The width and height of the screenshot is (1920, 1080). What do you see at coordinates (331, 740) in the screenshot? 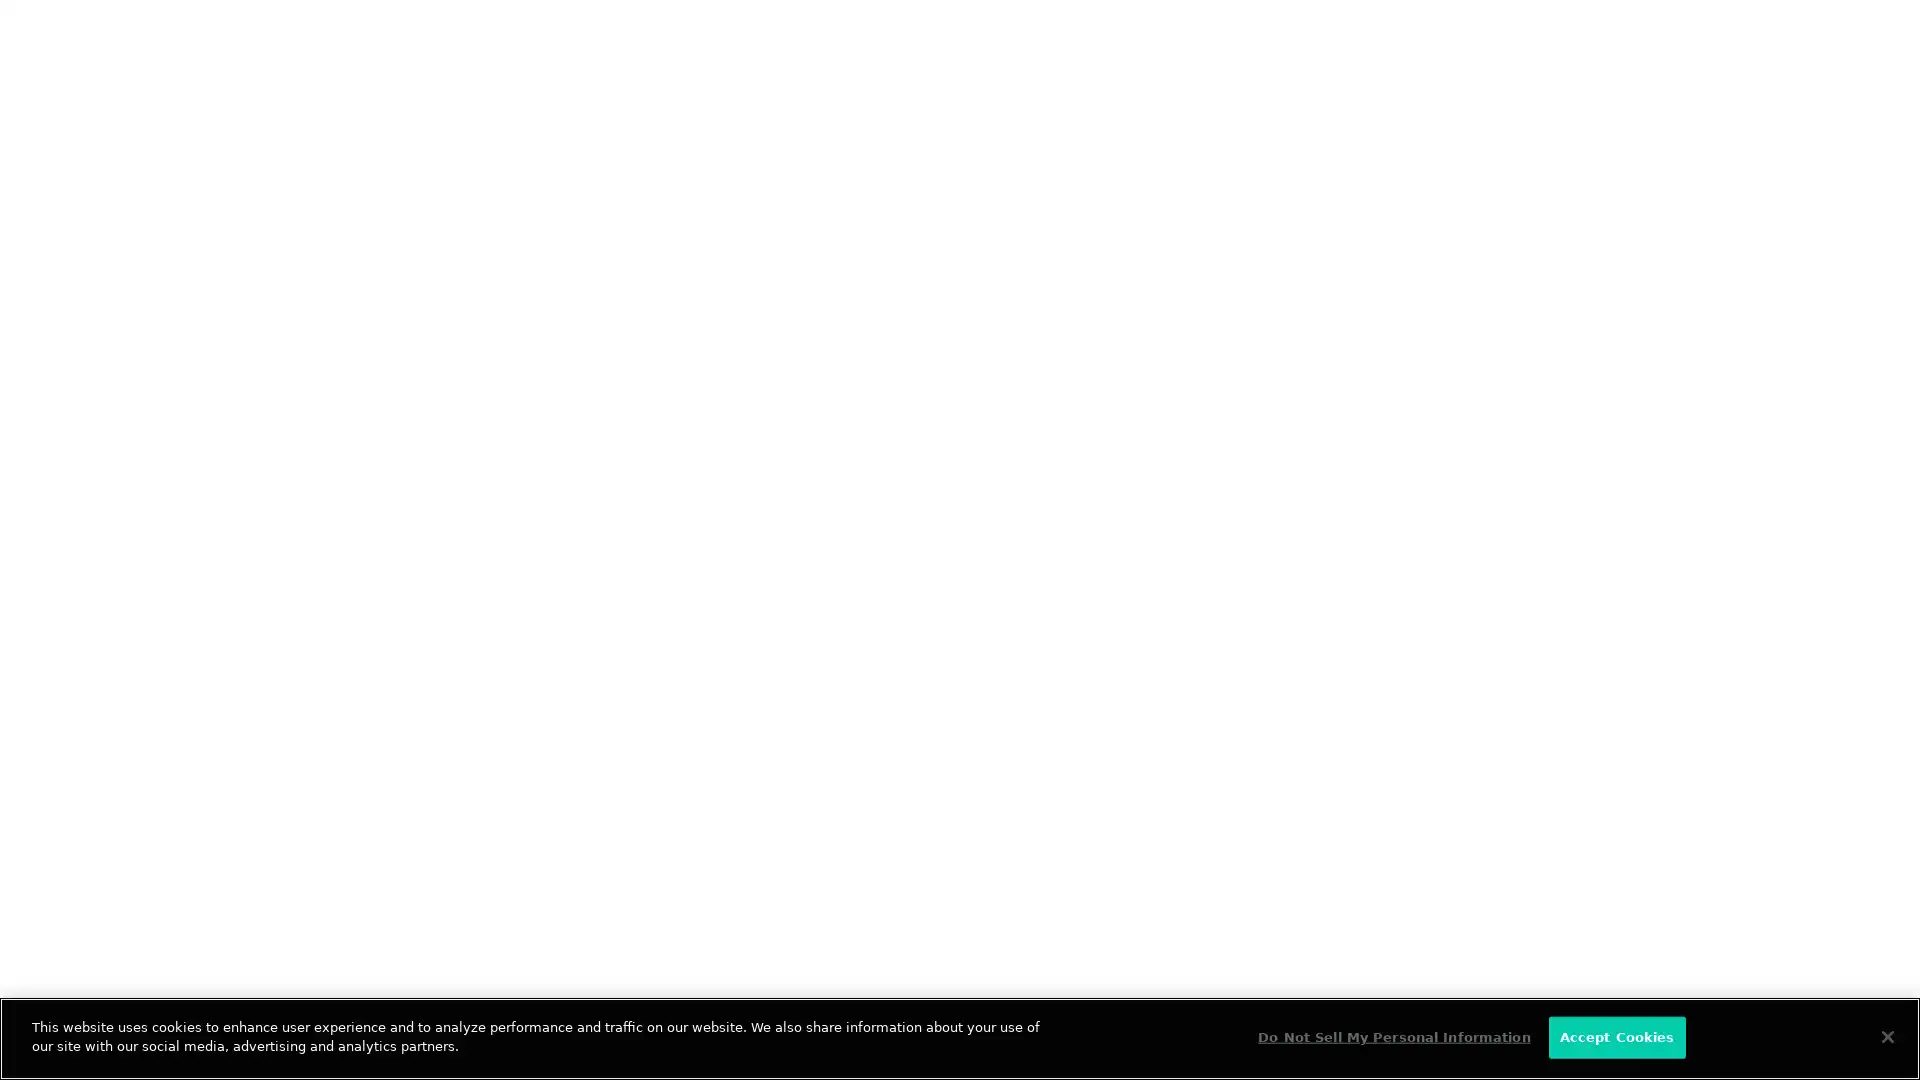
I see `INDIVIDUAL` at bounding box center [331, 740].